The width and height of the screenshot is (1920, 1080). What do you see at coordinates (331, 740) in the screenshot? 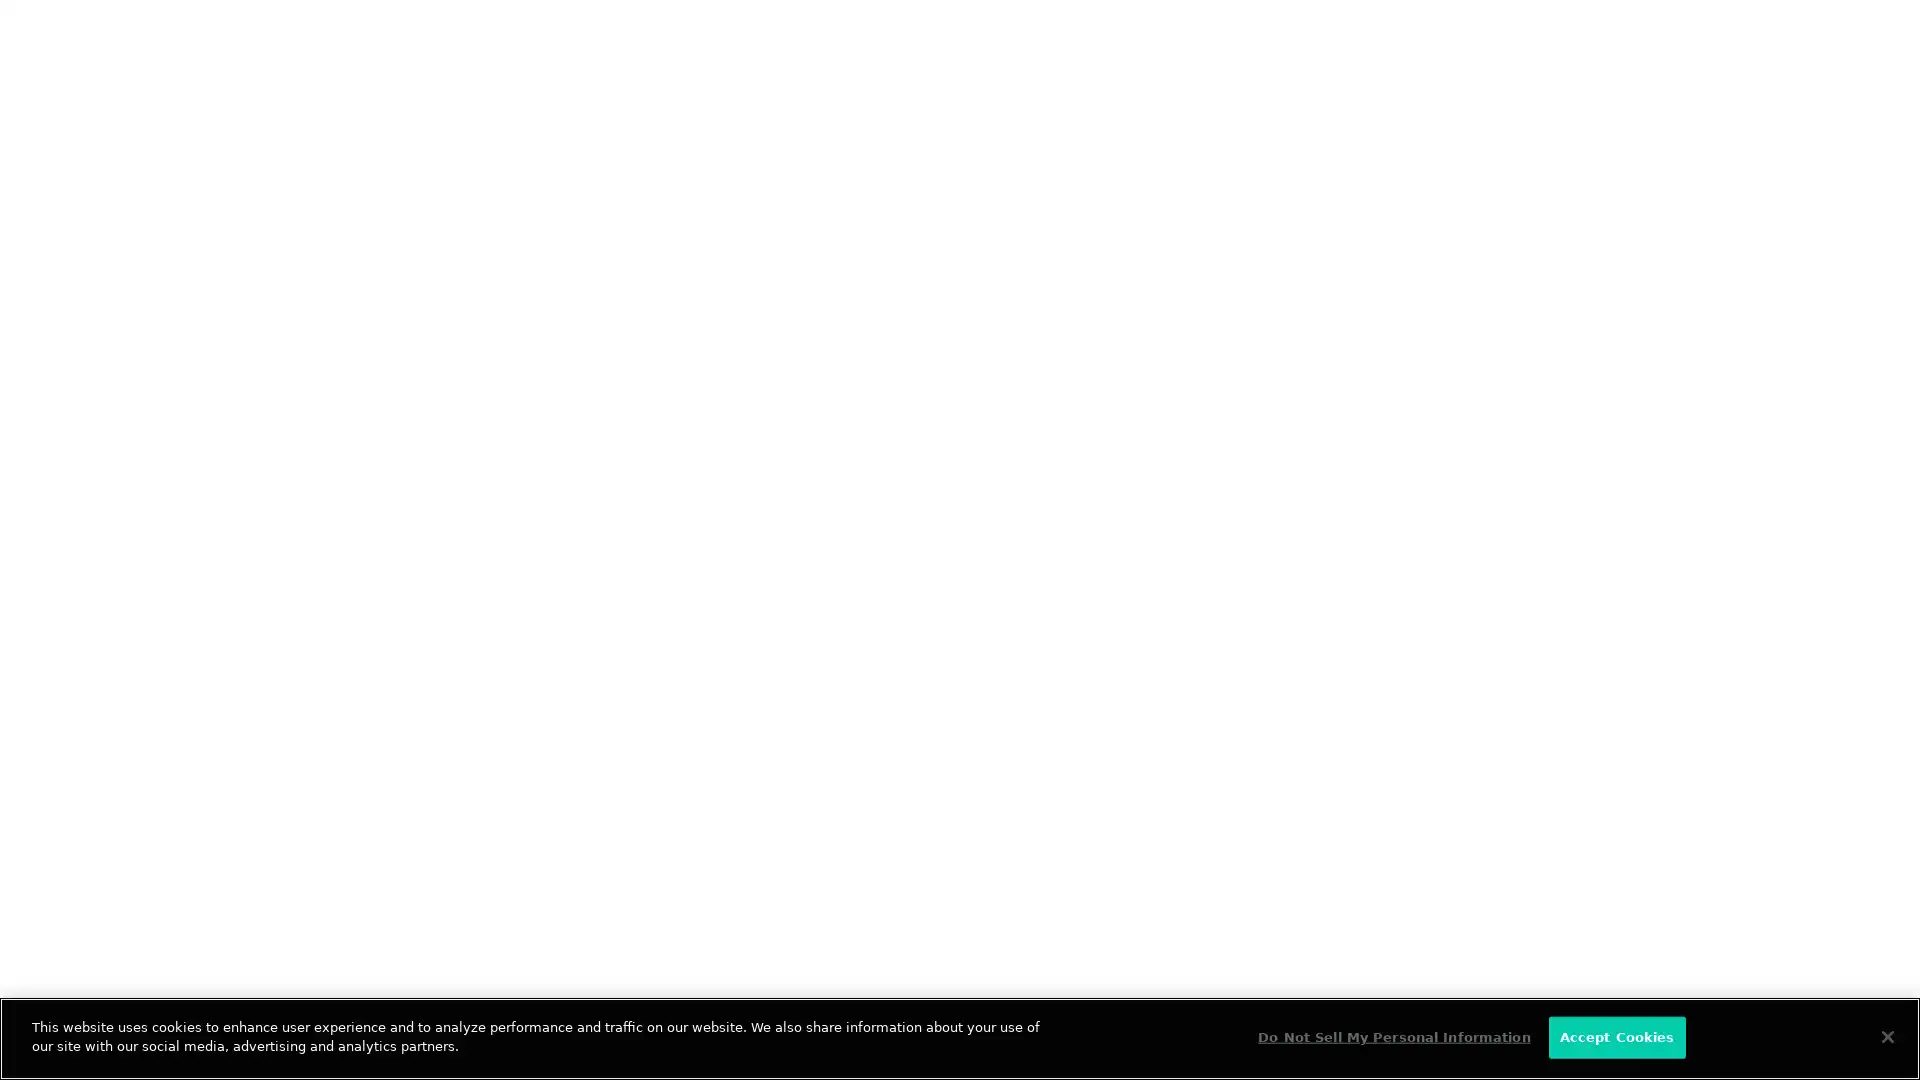
I see `INDIVIDUAL` at bounding box center [331, 740].